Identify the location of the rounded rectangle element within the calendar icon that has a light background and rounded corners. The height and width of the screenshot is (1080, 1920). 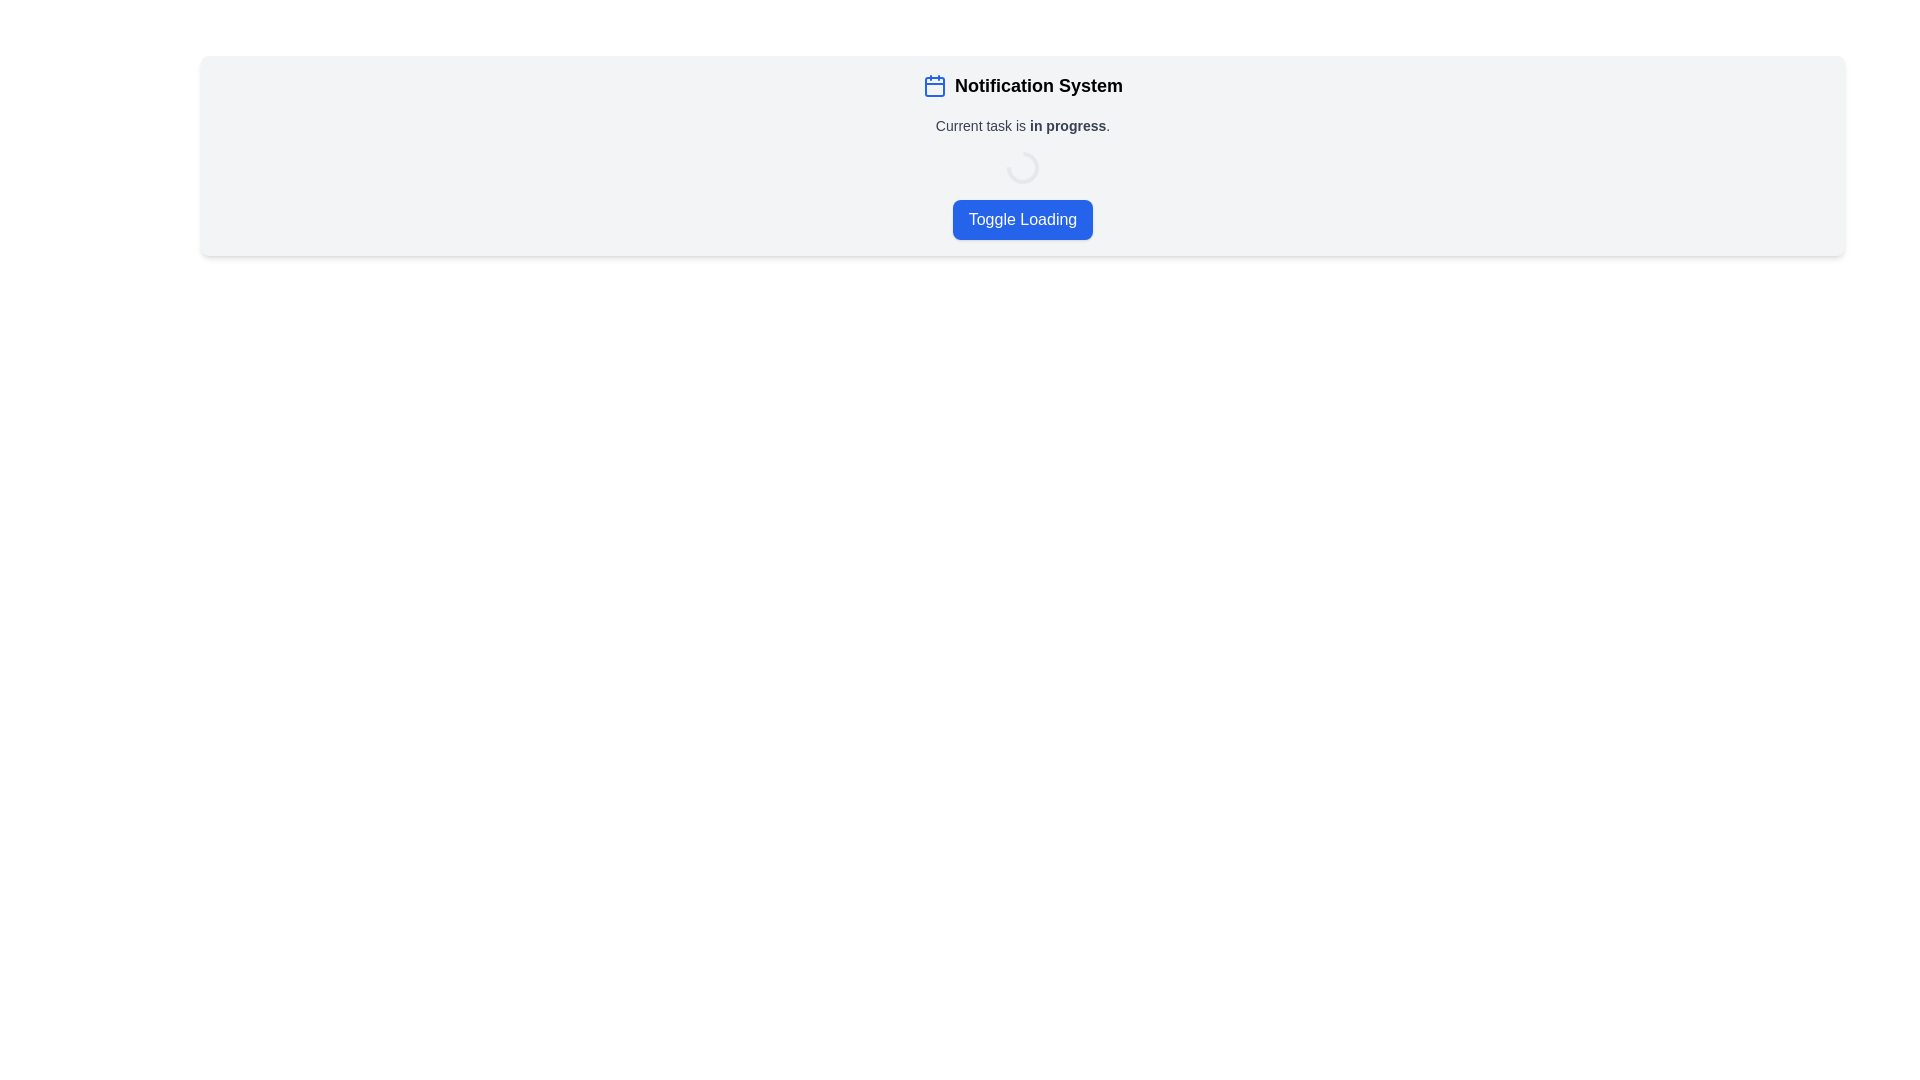
(934, 86).